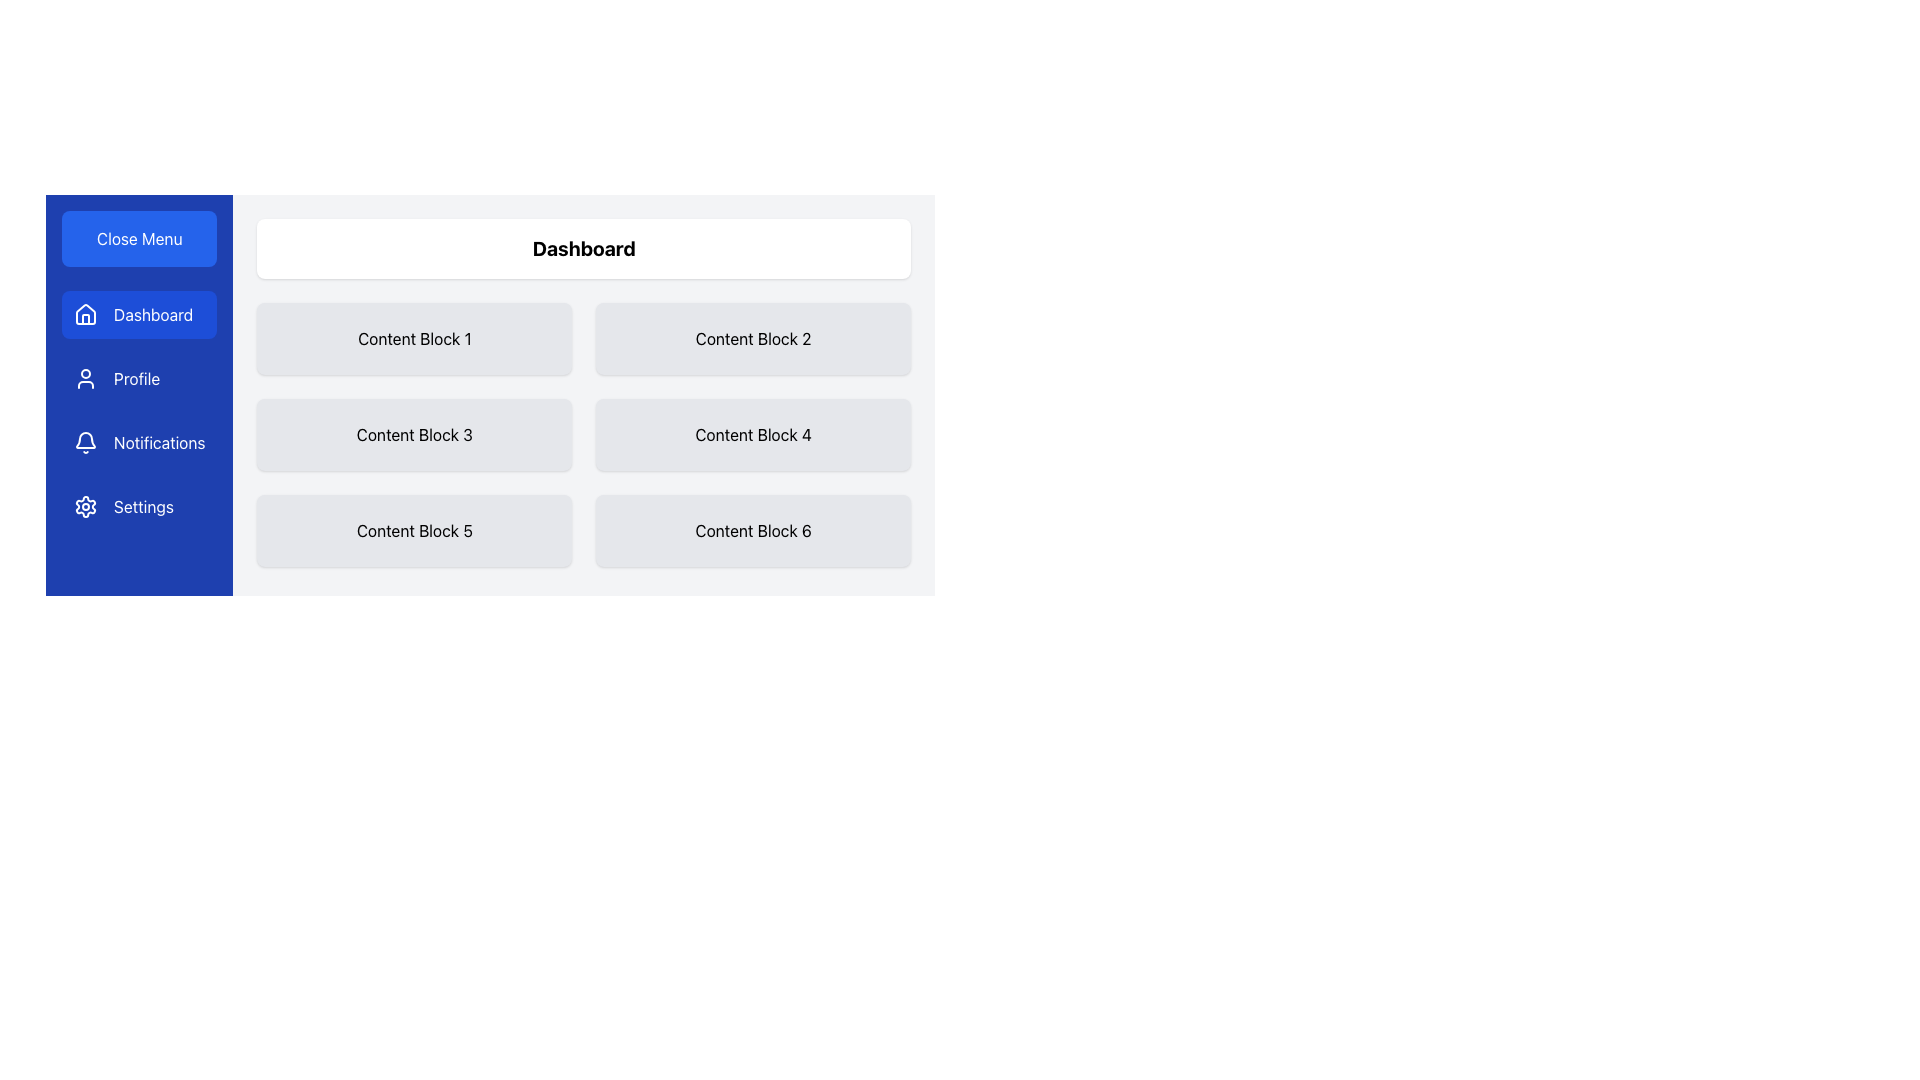 This screenshot has width=1920, height=1080. I want to click on the fourth item in the vertical list on the left sidebar, which serves as a navigational link to the settings section of the application, so click(138, 505).